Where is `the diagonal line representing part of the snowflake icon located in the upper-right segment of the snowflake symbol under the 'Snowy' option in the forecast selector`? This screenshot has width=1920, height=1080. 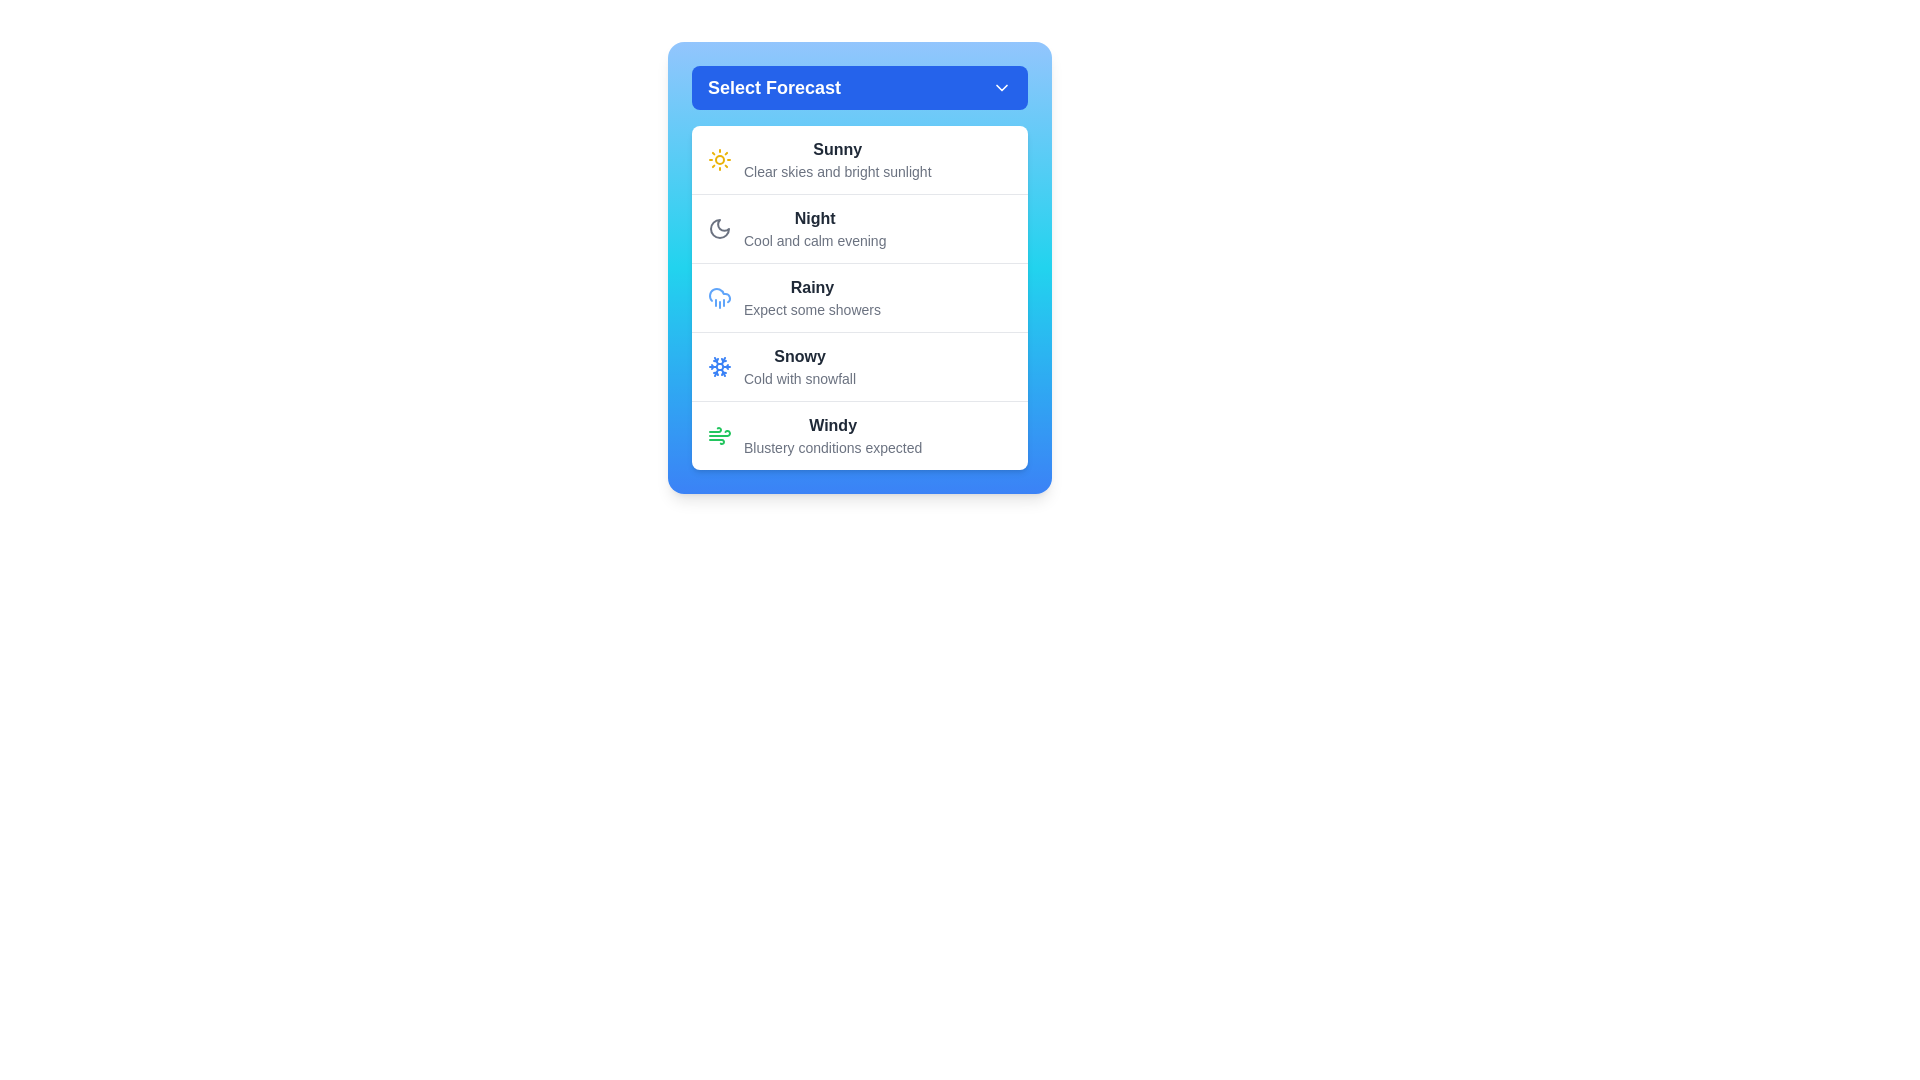 the diagonal line representing part of the snowflake icon located in the upper-right segment of the snowflake symbol under the 'Snowy' option in the forecast selector is located at coordinates (722, 362).